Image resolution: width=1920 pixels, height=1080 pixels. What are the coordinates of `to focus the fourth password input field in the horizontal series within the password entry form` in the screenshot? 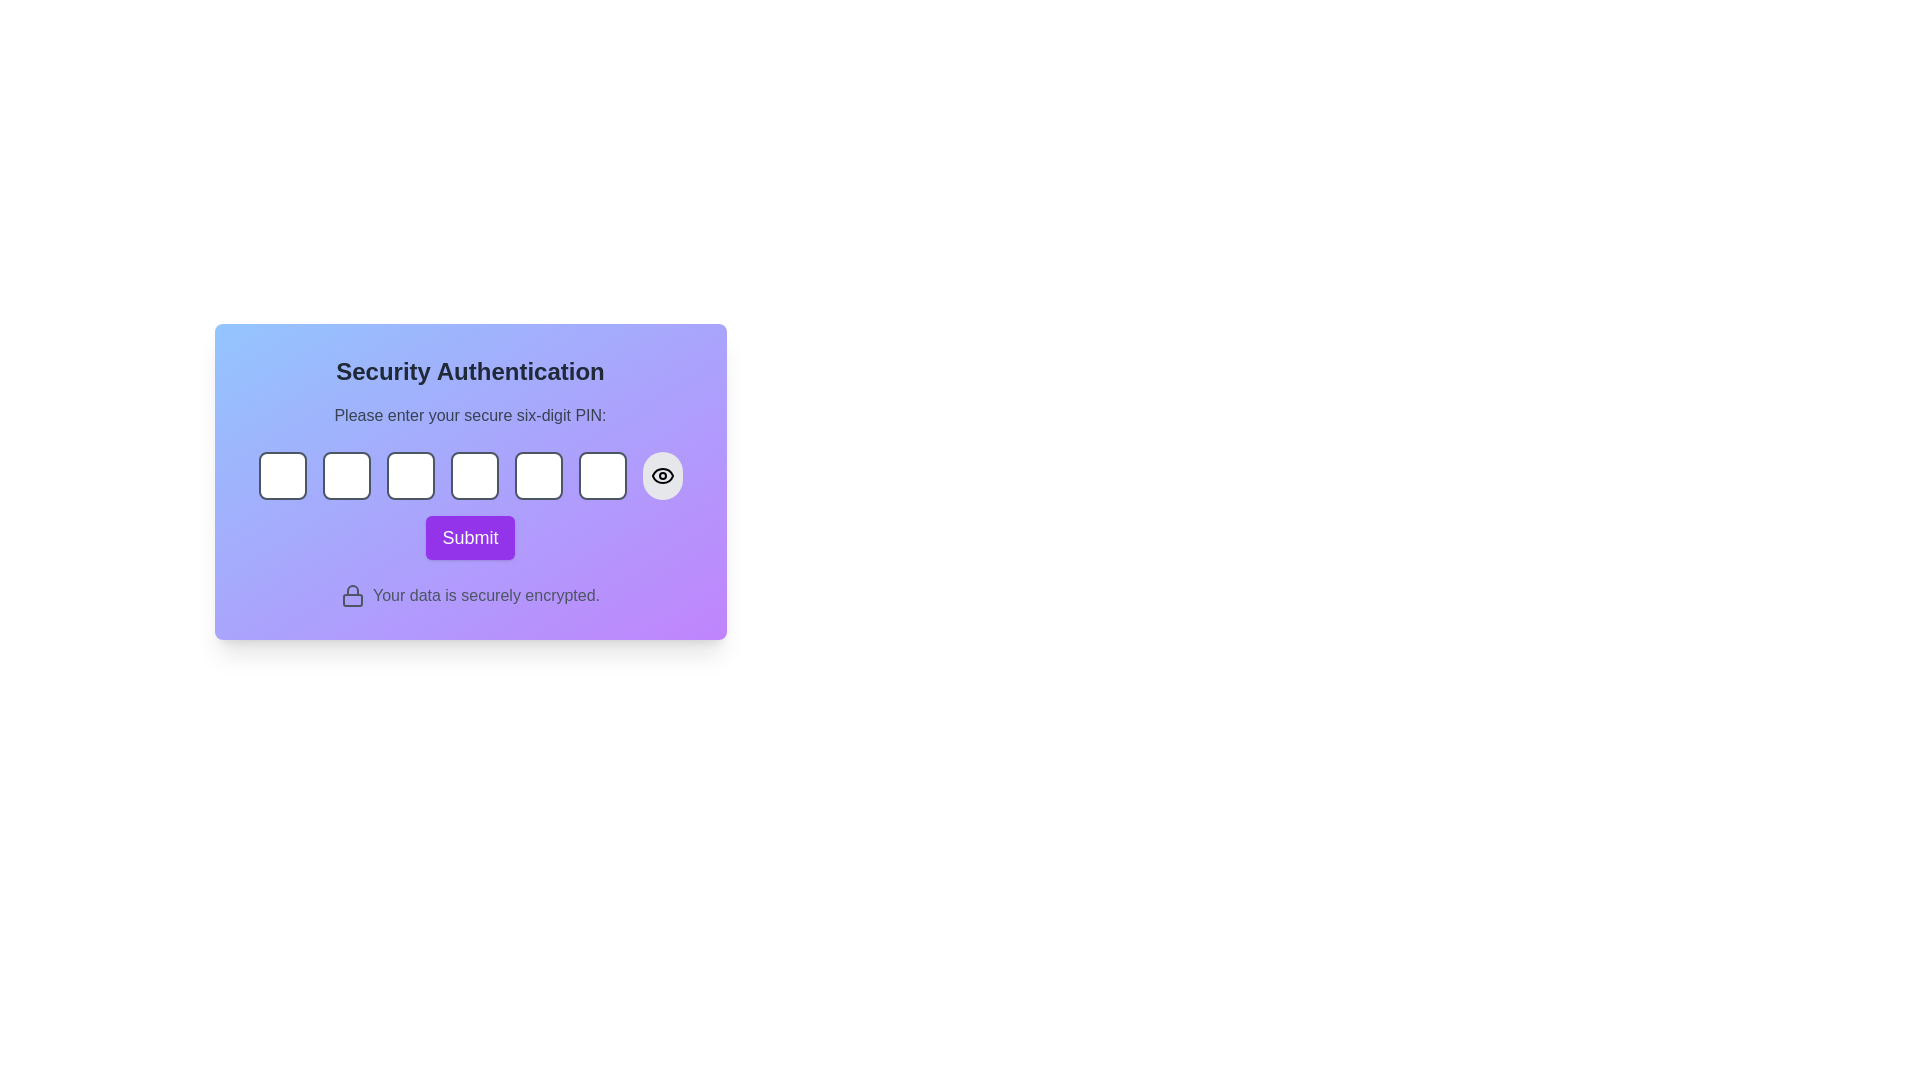 It's located at (473, 475).